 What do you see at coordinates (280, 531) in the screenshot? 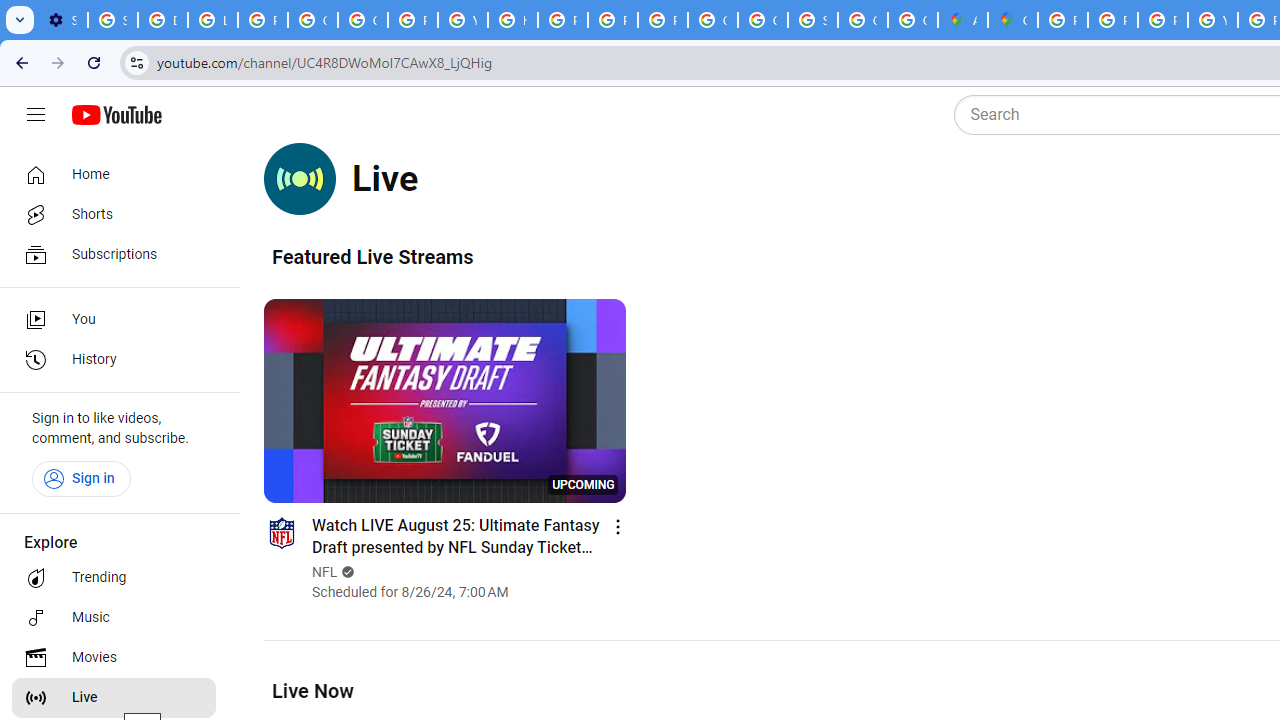
I see `'Go to channel'` at bounding box center [280, 531].